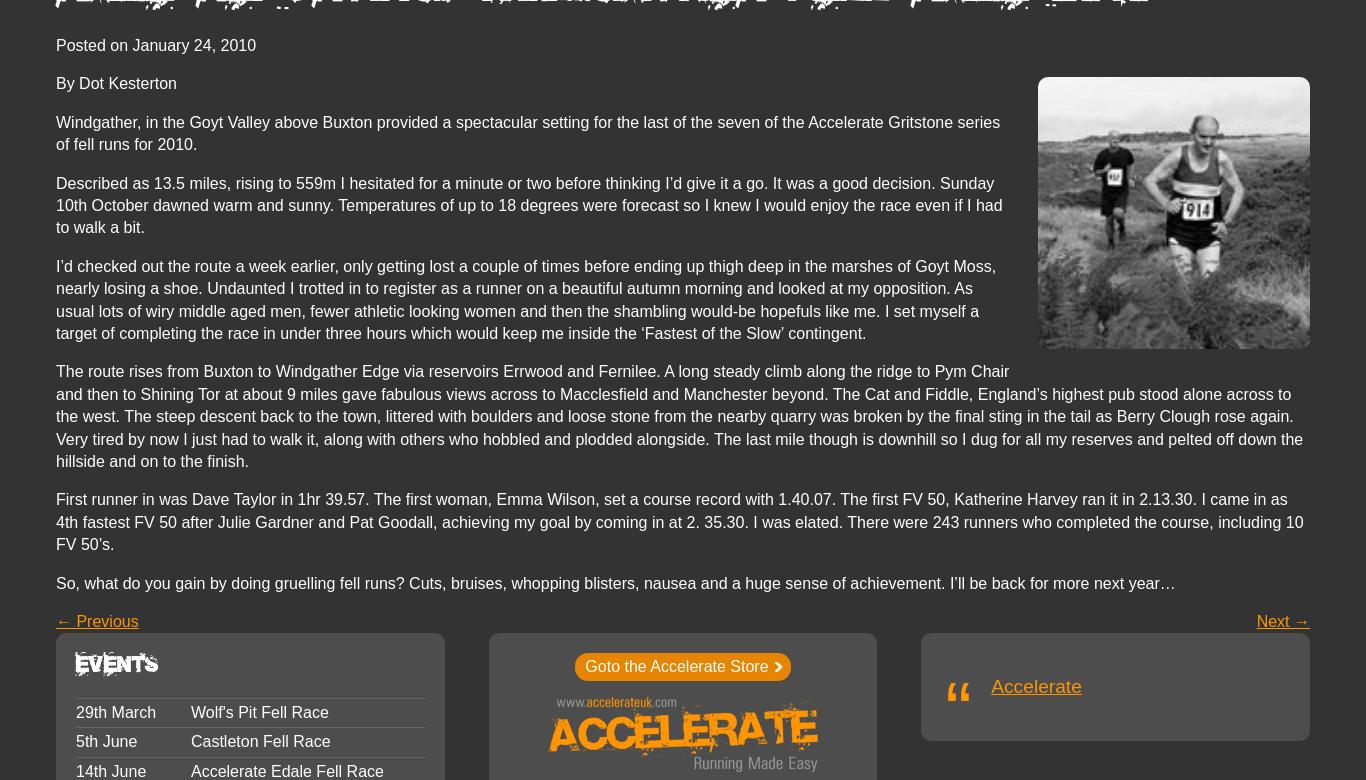 Image resolution: width=1366 pixels, height=780 pixels. Describe the element at coordinates (259, 740) in the screenshot. I see `'Castleton Fell Race'` at that location.